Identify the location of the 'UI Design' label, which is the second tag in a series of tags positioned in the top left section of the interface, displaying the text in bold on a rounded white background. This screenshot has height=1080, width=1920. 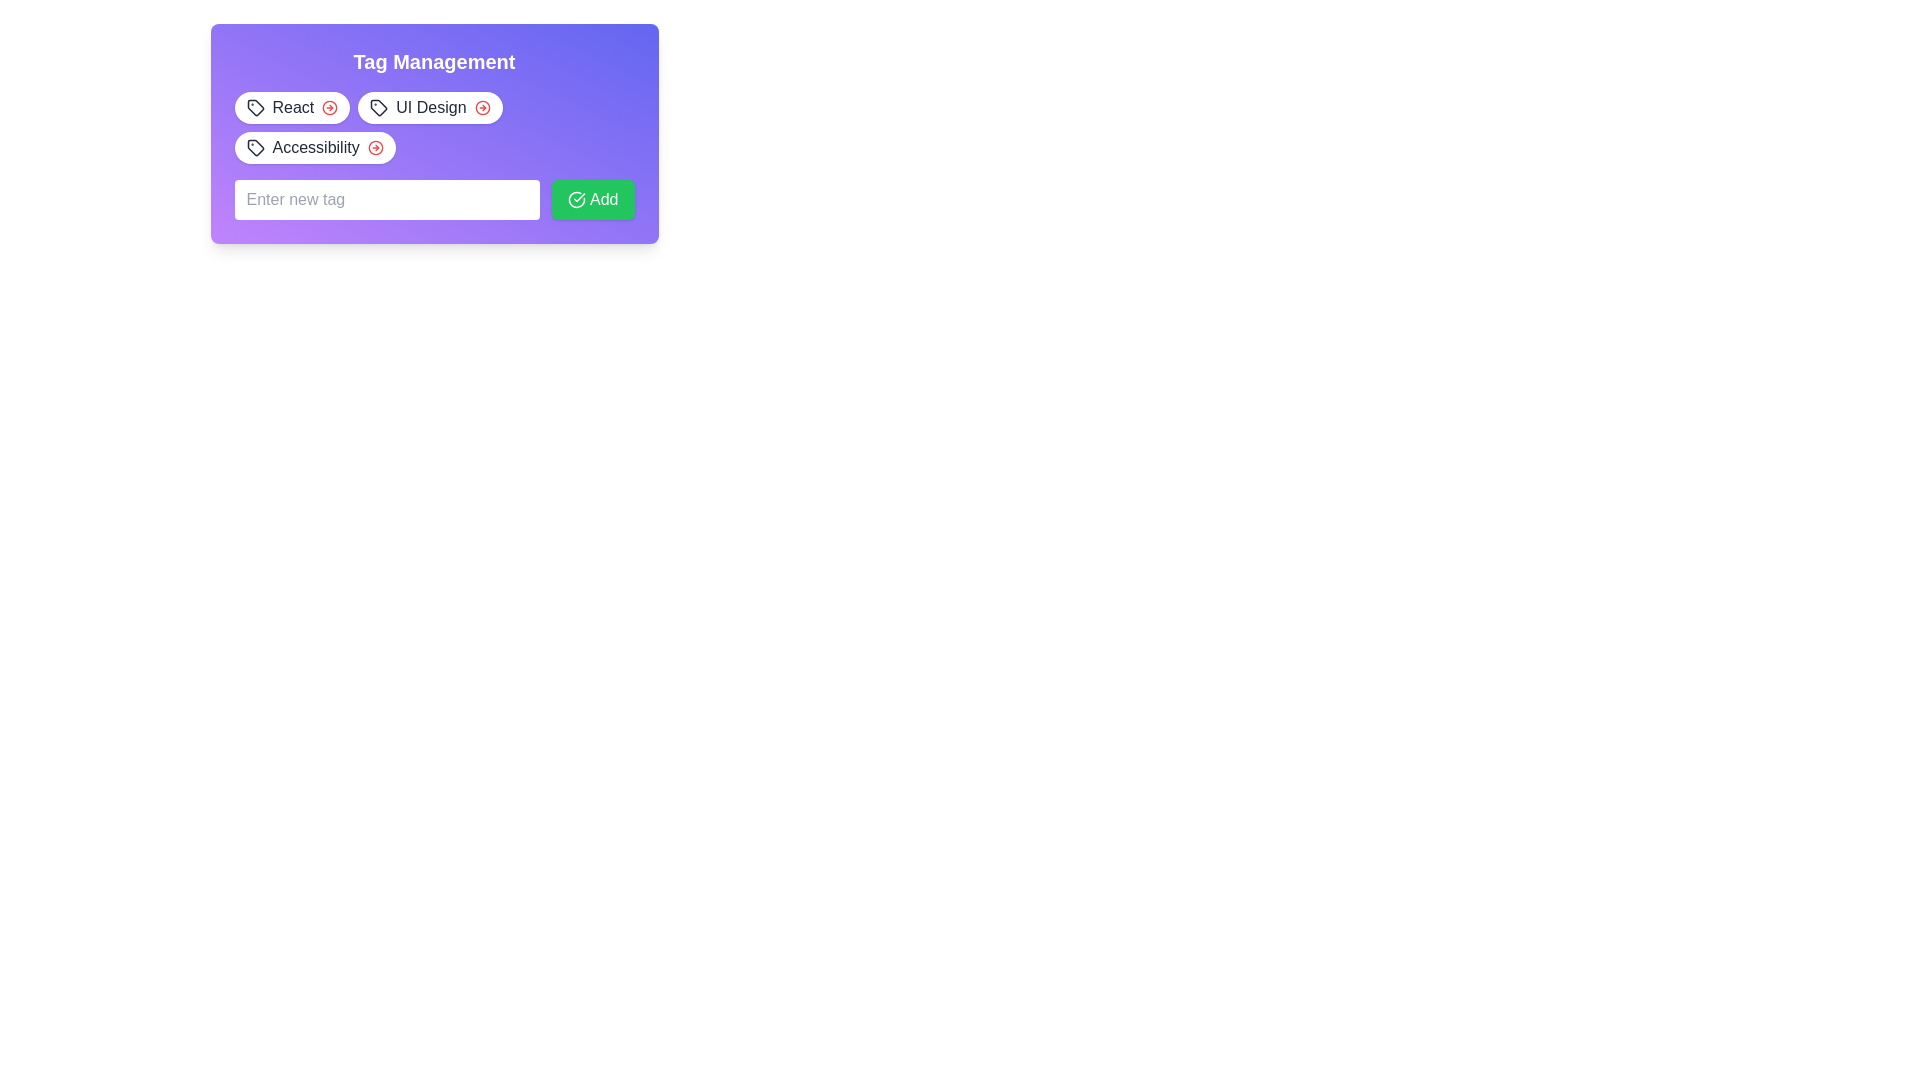
(430, 108).